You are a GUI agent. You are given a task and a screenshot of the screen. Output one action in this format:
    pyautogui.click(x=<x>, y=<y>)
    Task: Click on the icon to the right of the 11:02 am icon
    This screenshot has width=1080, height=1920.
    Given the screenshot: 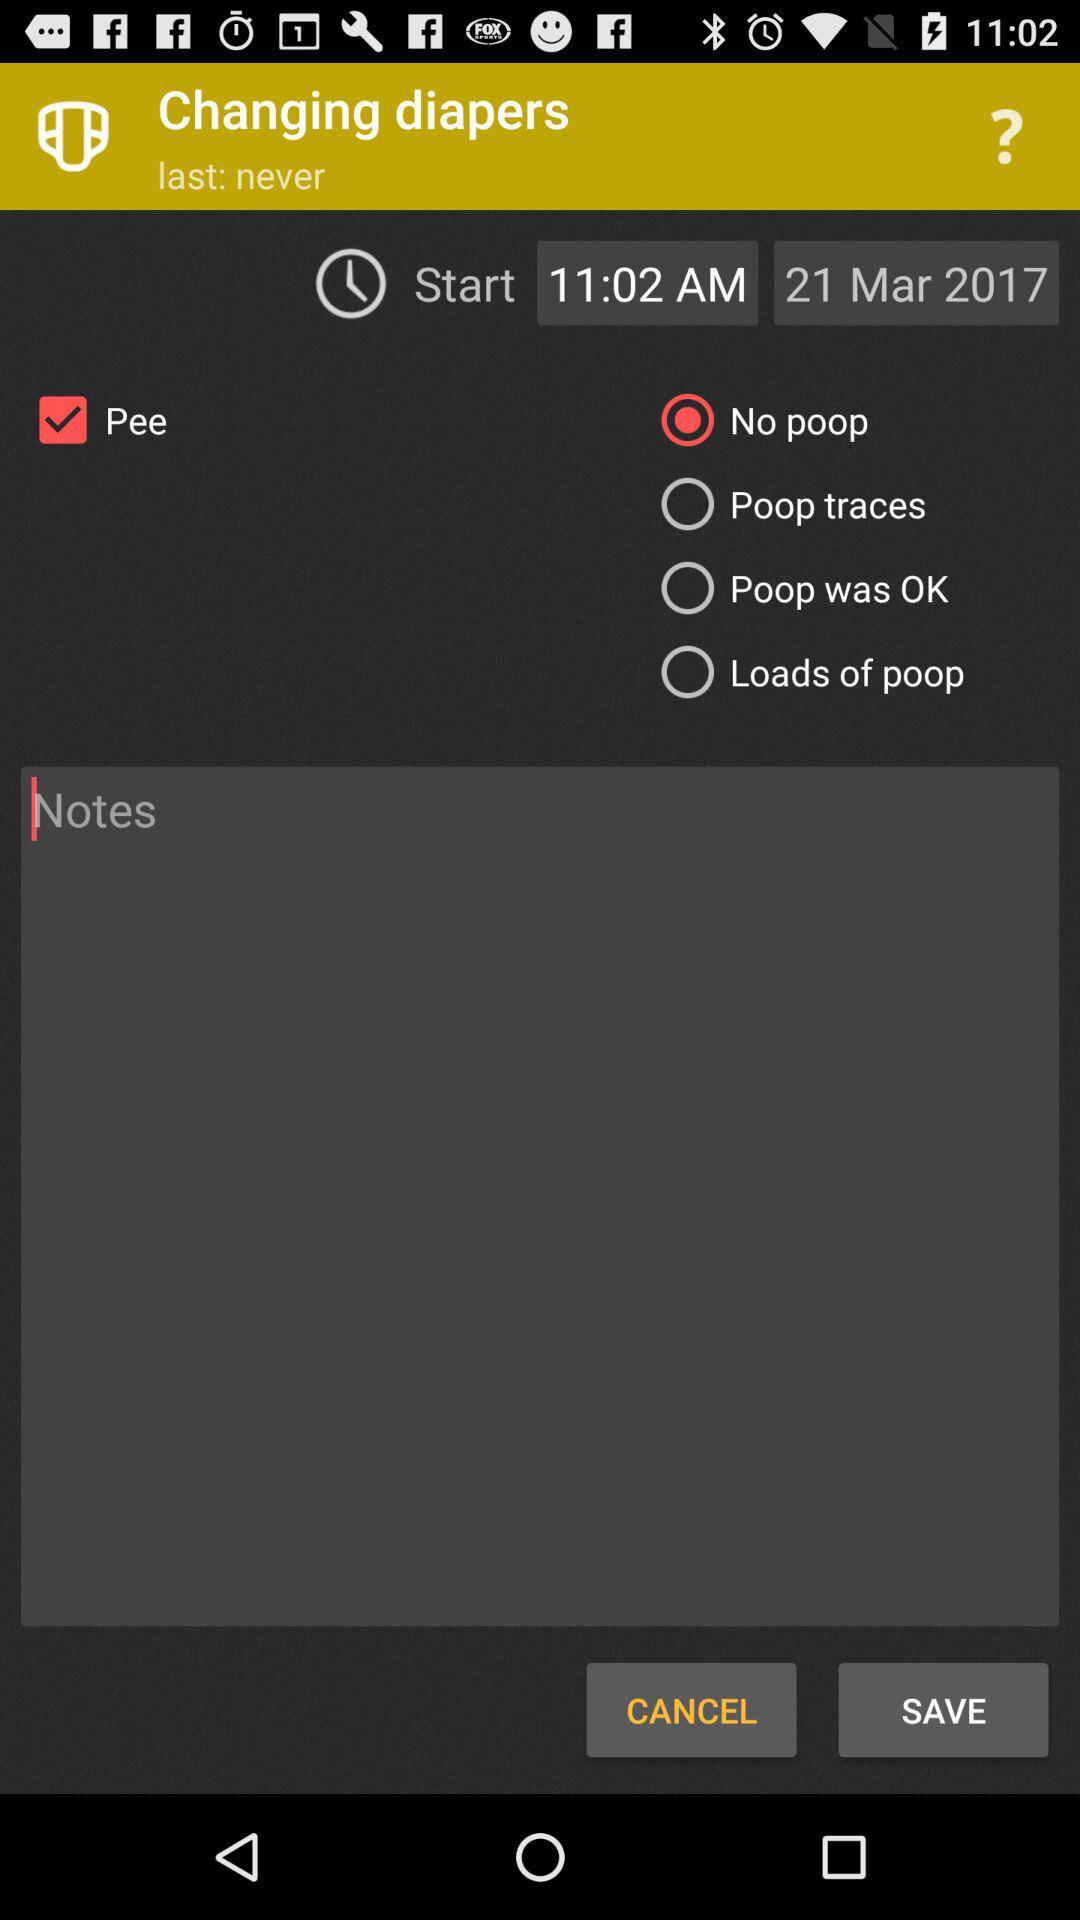 What is the action you would take?
    pyautogui.click(x=916, y=282)
    